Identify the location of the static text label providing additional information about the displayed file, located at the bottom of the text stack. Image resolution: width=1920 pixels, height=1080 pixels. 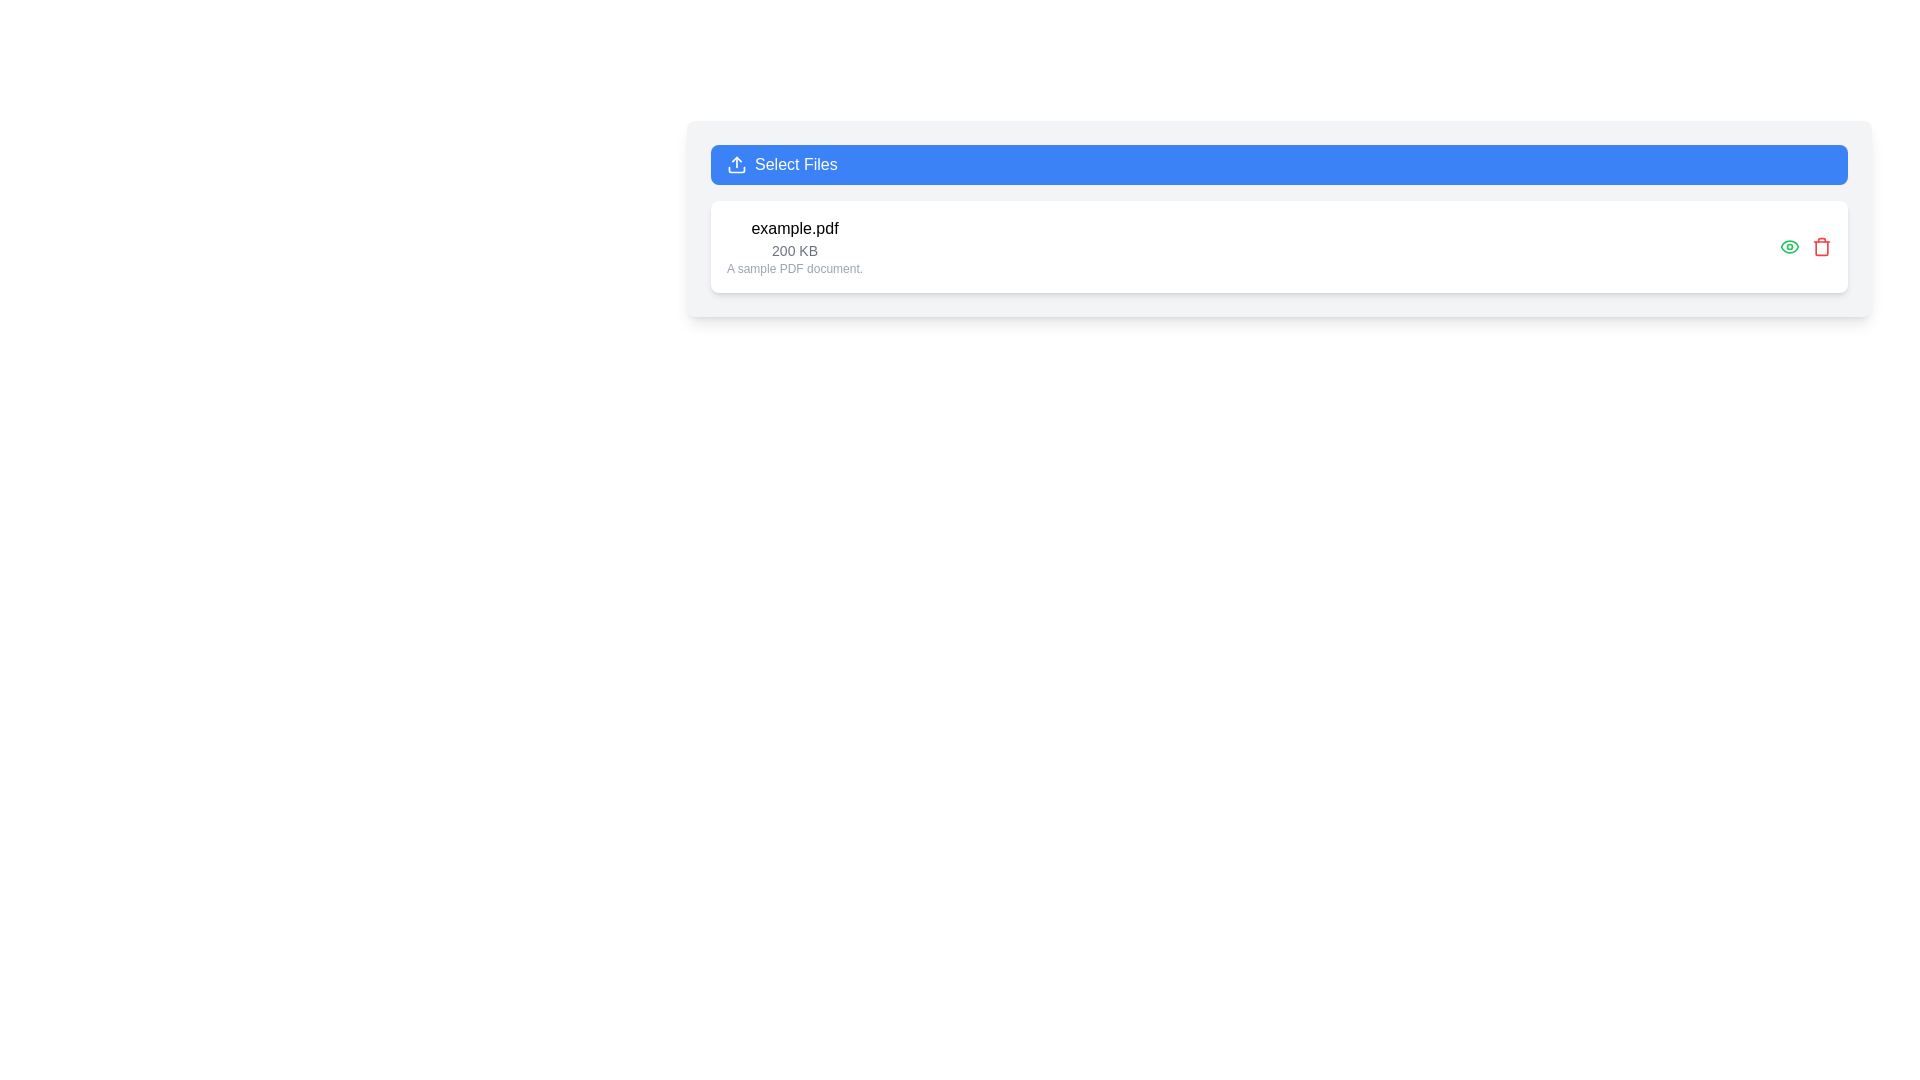
(794, 268).